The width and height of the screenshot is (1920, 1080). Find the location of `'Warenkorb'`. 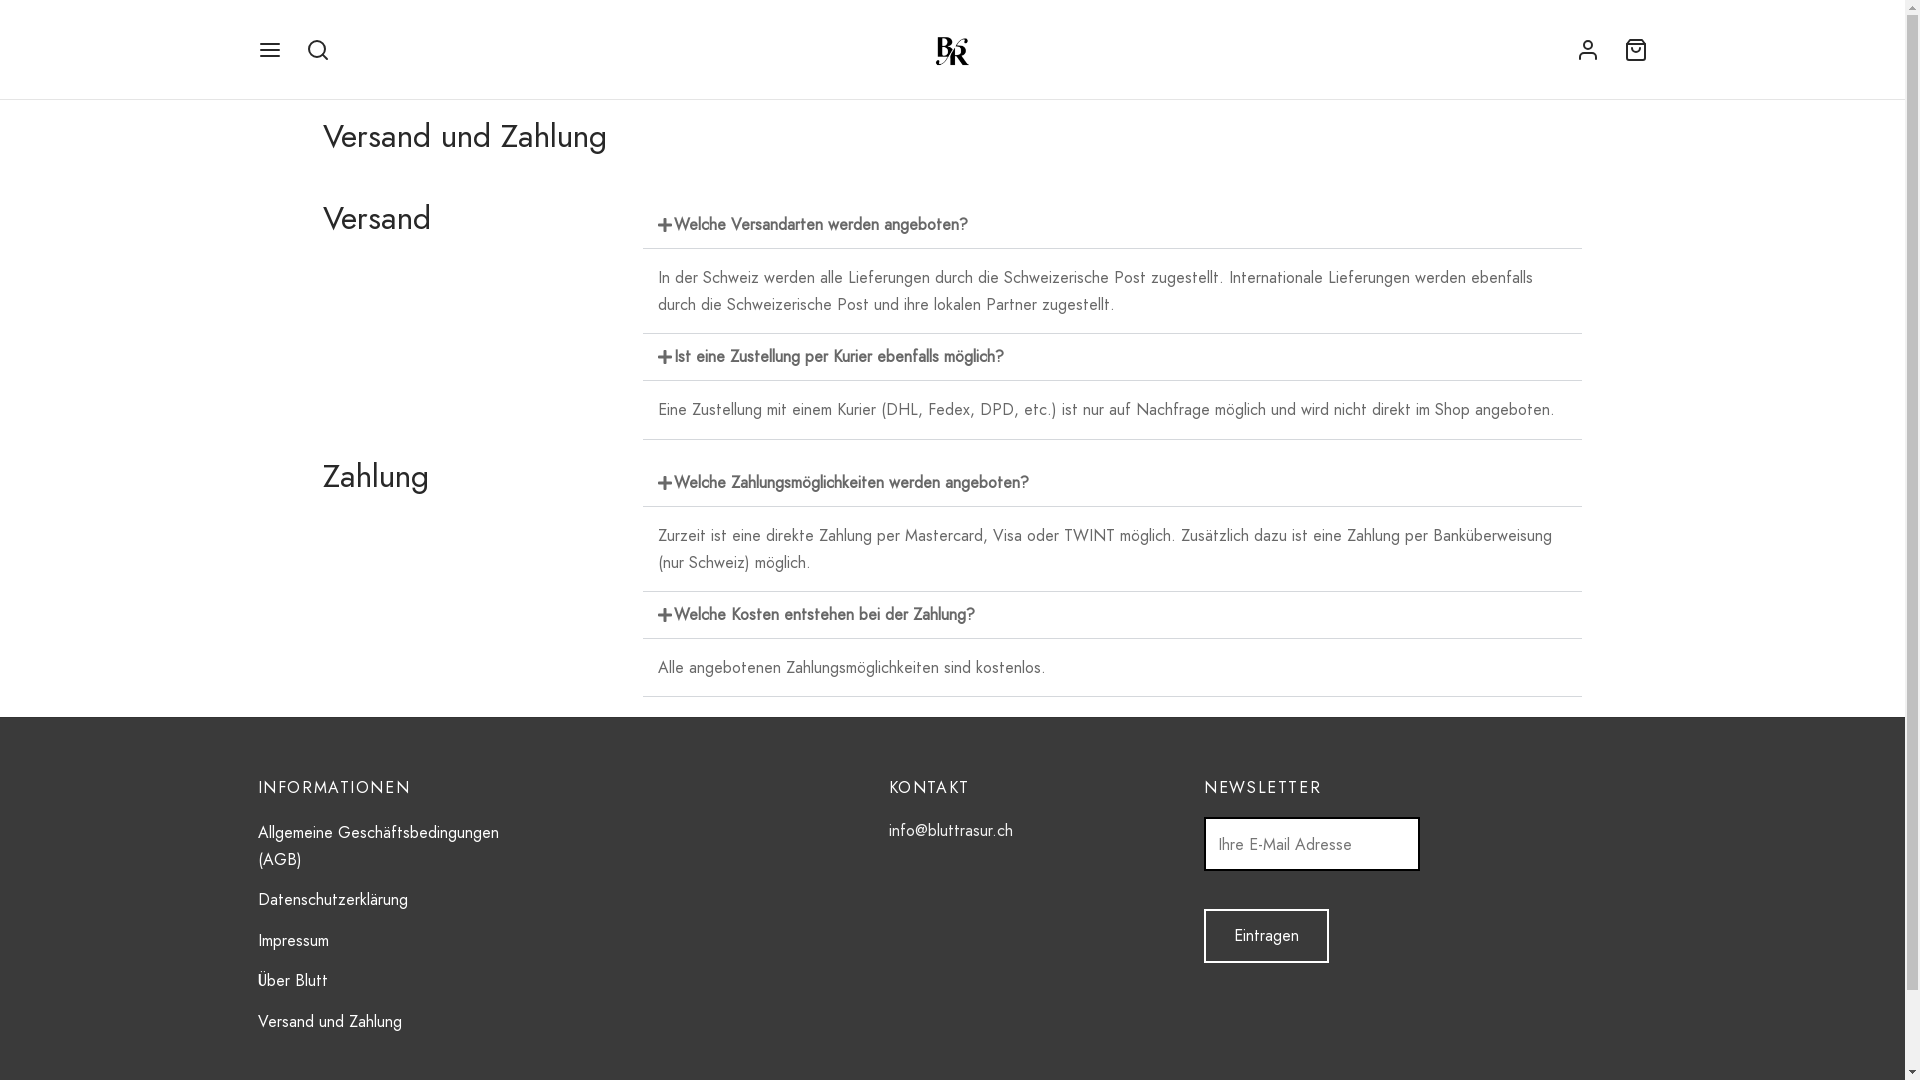

'Warenkorb' is located at coordinates (1636, 49).